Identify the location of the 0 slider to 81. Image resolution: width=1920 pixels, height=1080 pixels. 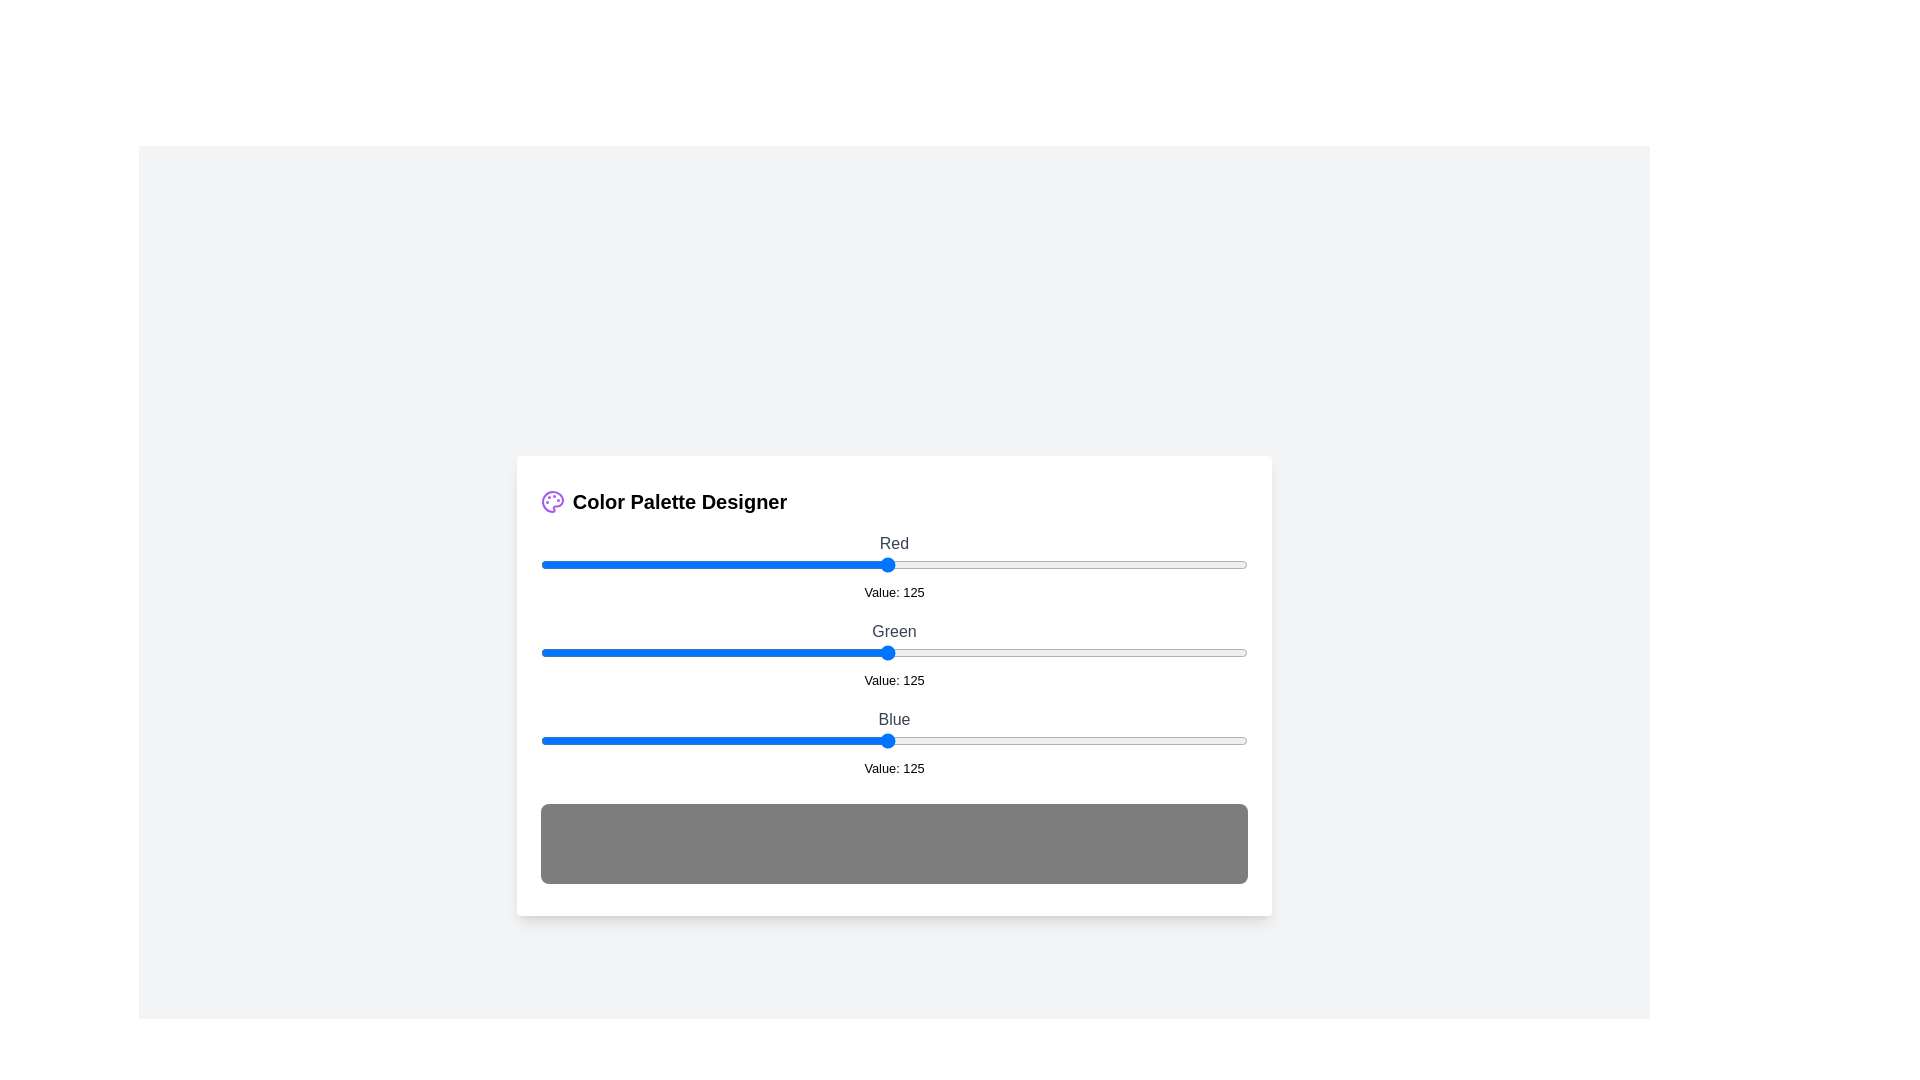
(764, 564).